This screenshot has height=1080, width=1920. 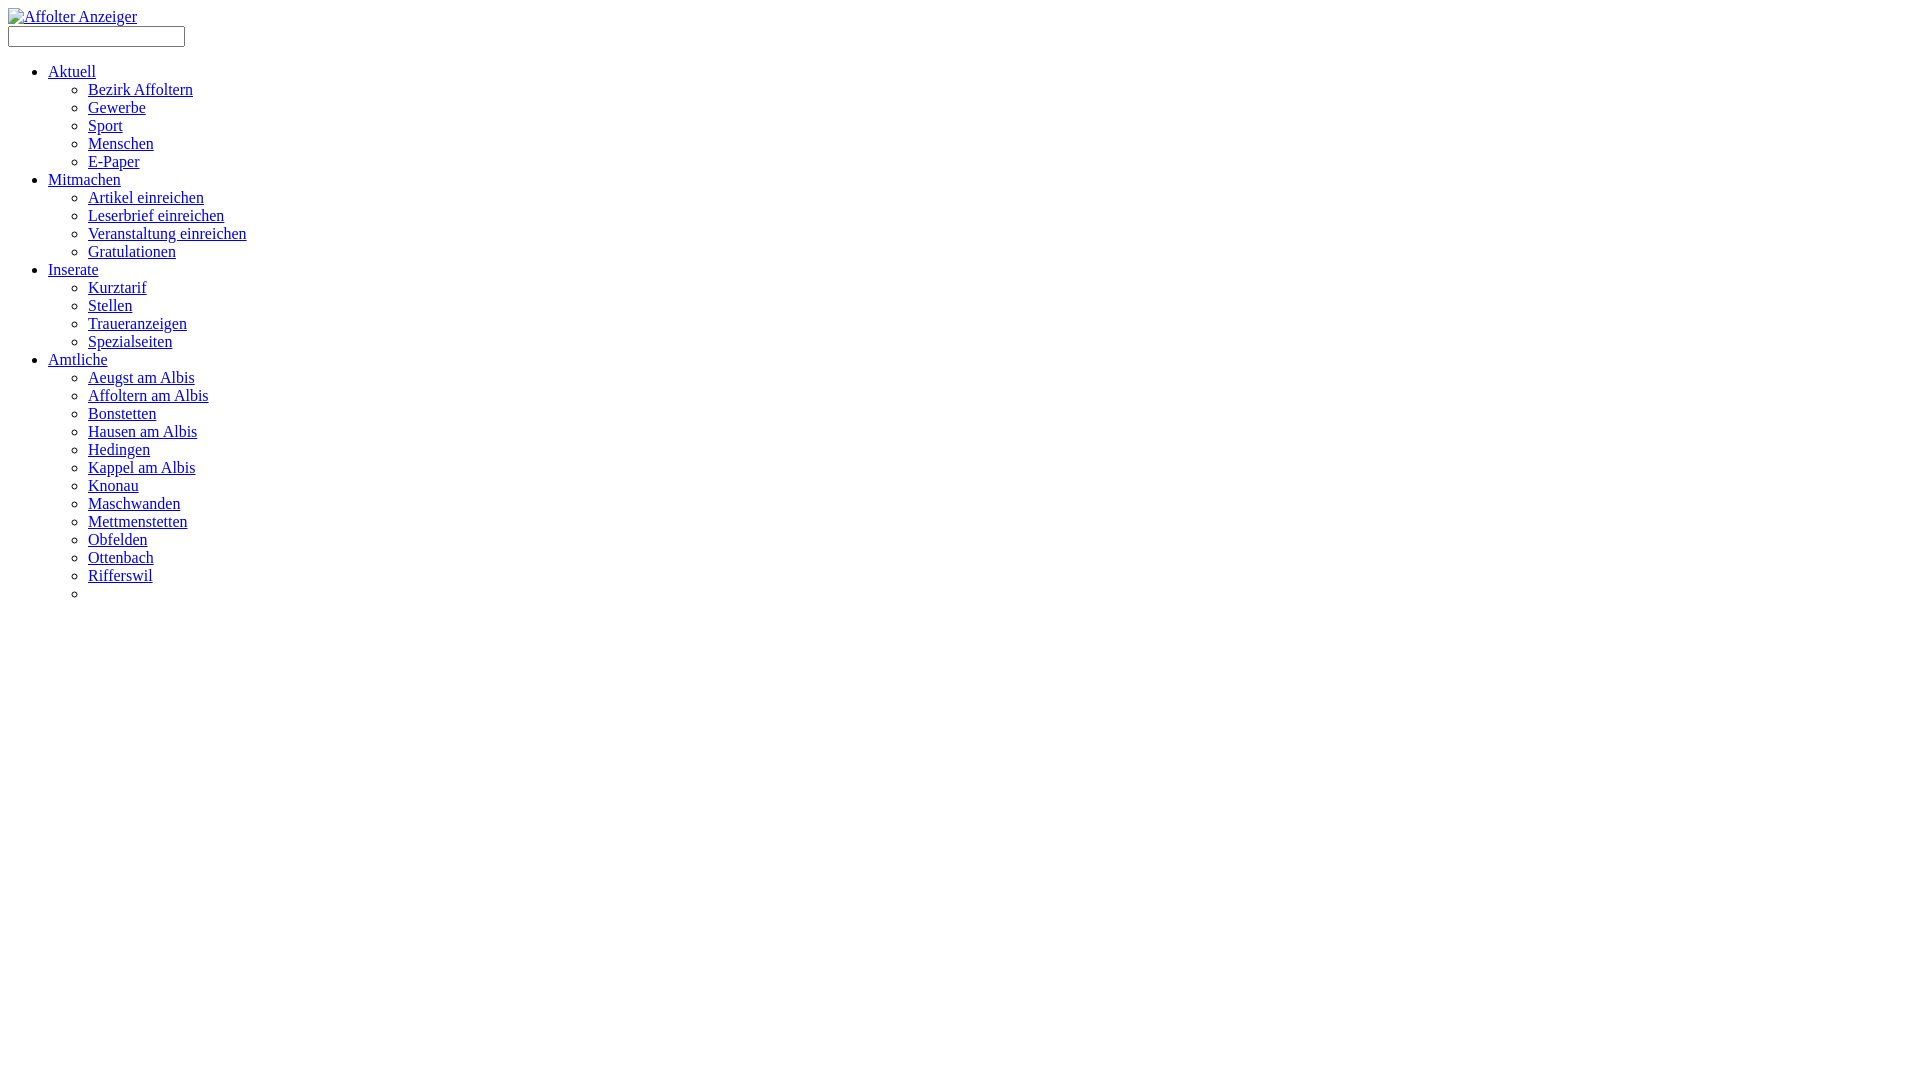 What do you see at coordinates (140, 377) in the screenshot?
I see `'Aeugst am Albis'` at bounding box center [140, 377].